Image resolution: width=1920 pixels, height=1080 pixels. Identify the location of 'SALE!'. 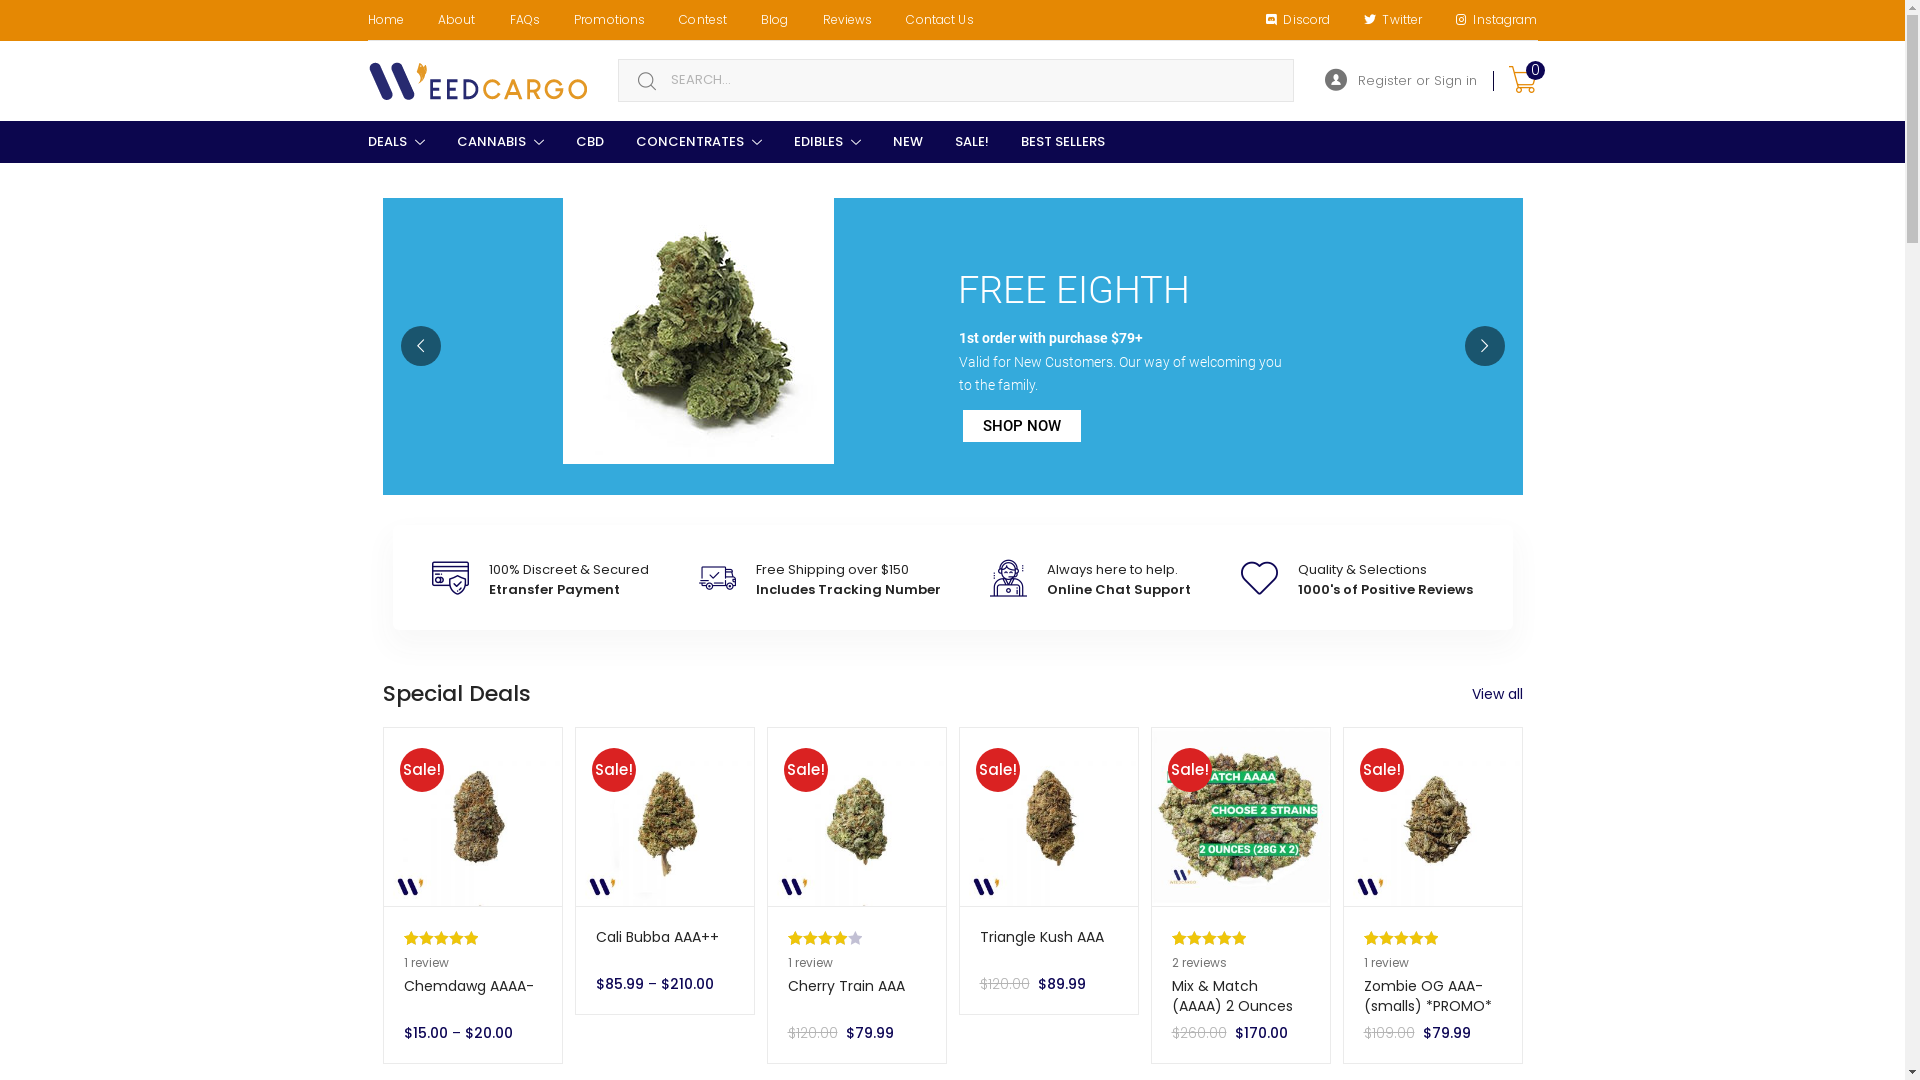
(970, 141).